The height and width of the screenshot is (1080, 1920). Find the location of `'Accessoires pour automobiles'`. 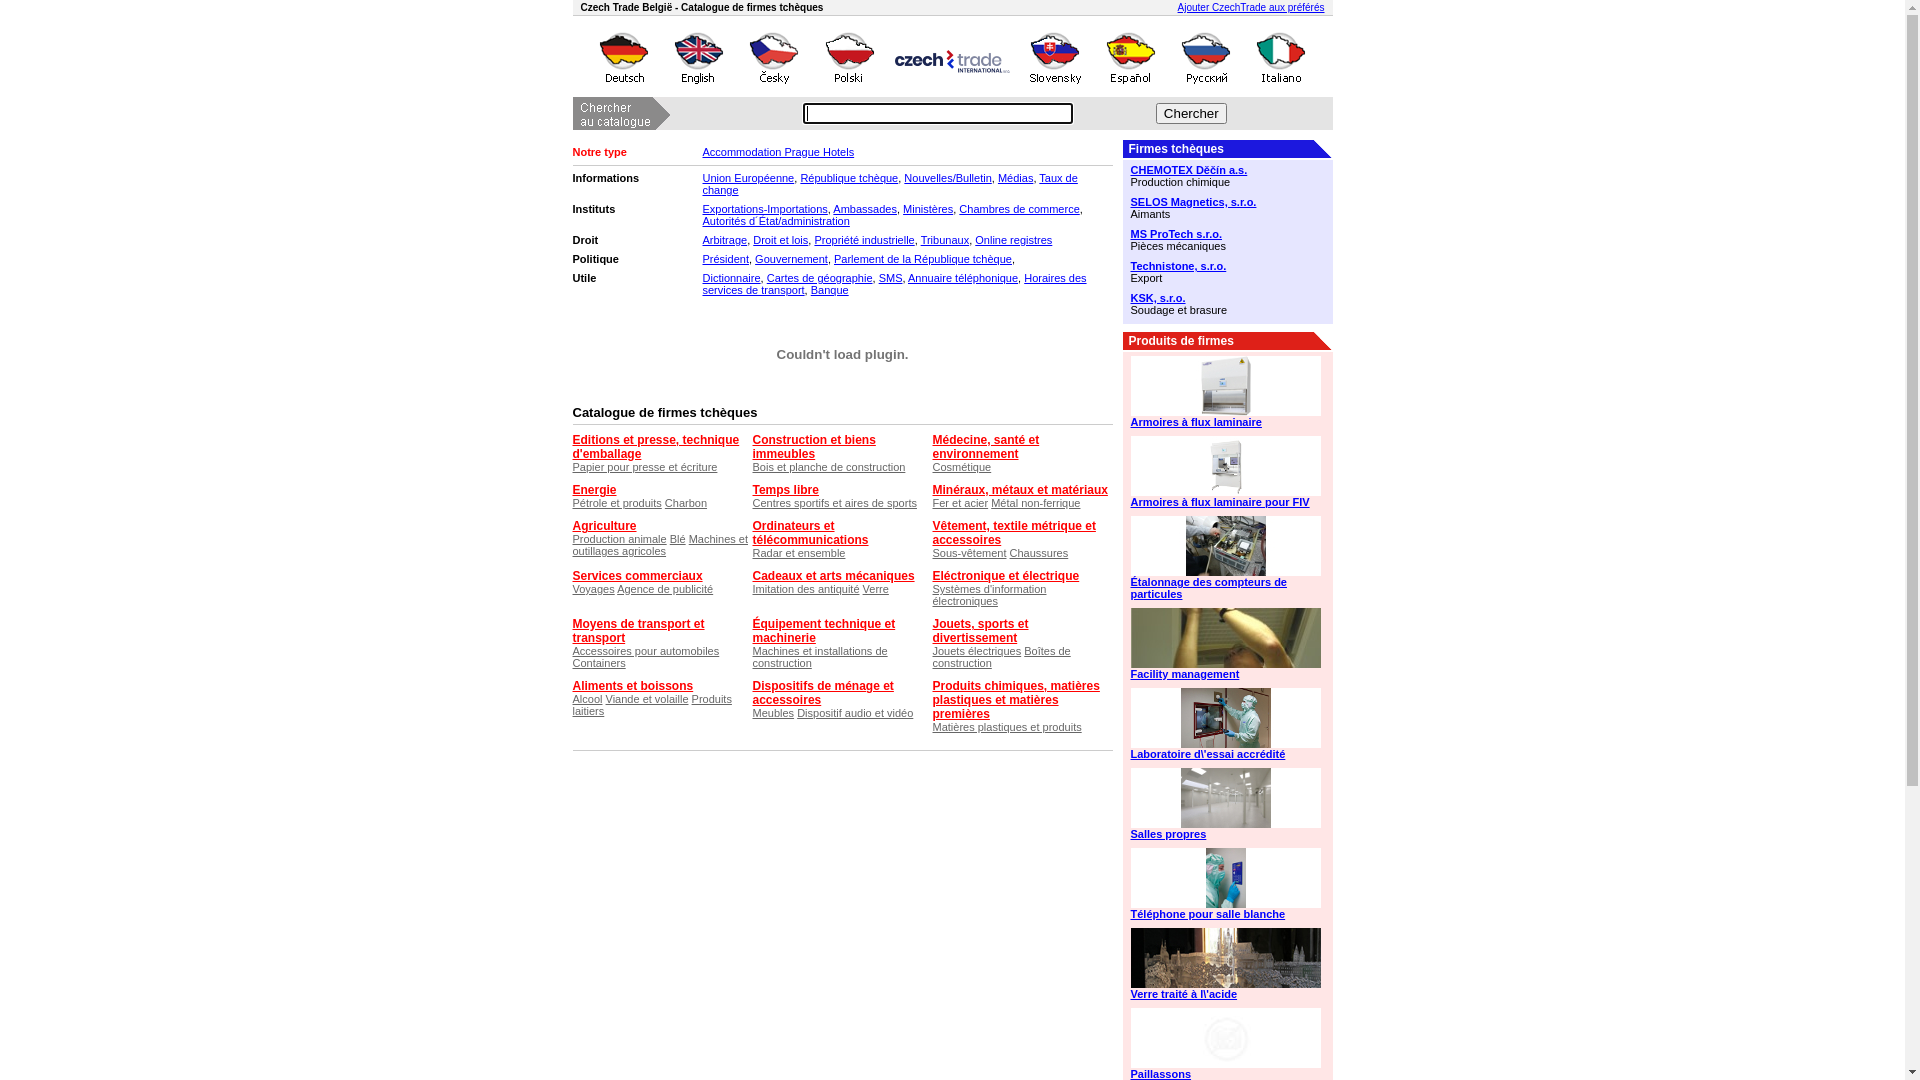

'Accessoires pour automobiles' is located at coordinates (570, 651).